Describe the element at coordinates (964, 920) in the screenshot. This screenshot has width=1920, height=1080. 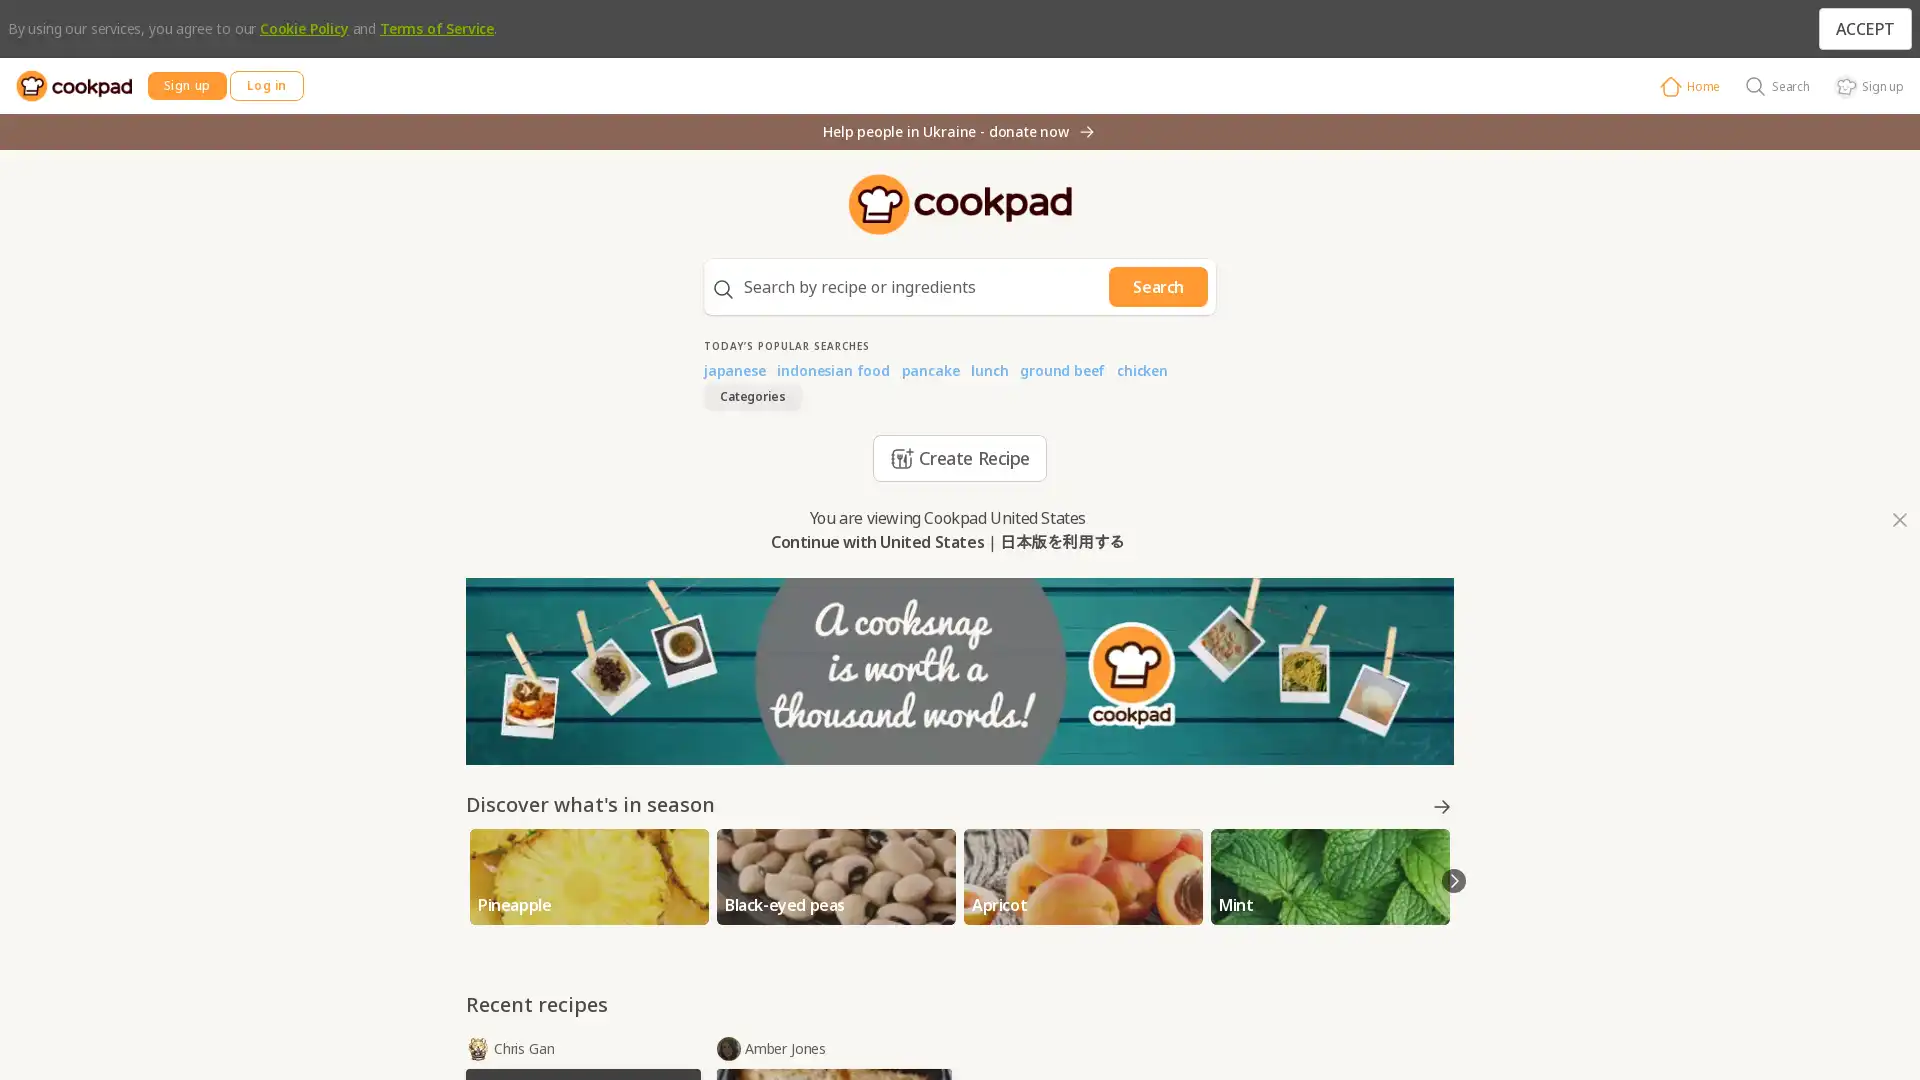
I see `Slide 2` at that location.